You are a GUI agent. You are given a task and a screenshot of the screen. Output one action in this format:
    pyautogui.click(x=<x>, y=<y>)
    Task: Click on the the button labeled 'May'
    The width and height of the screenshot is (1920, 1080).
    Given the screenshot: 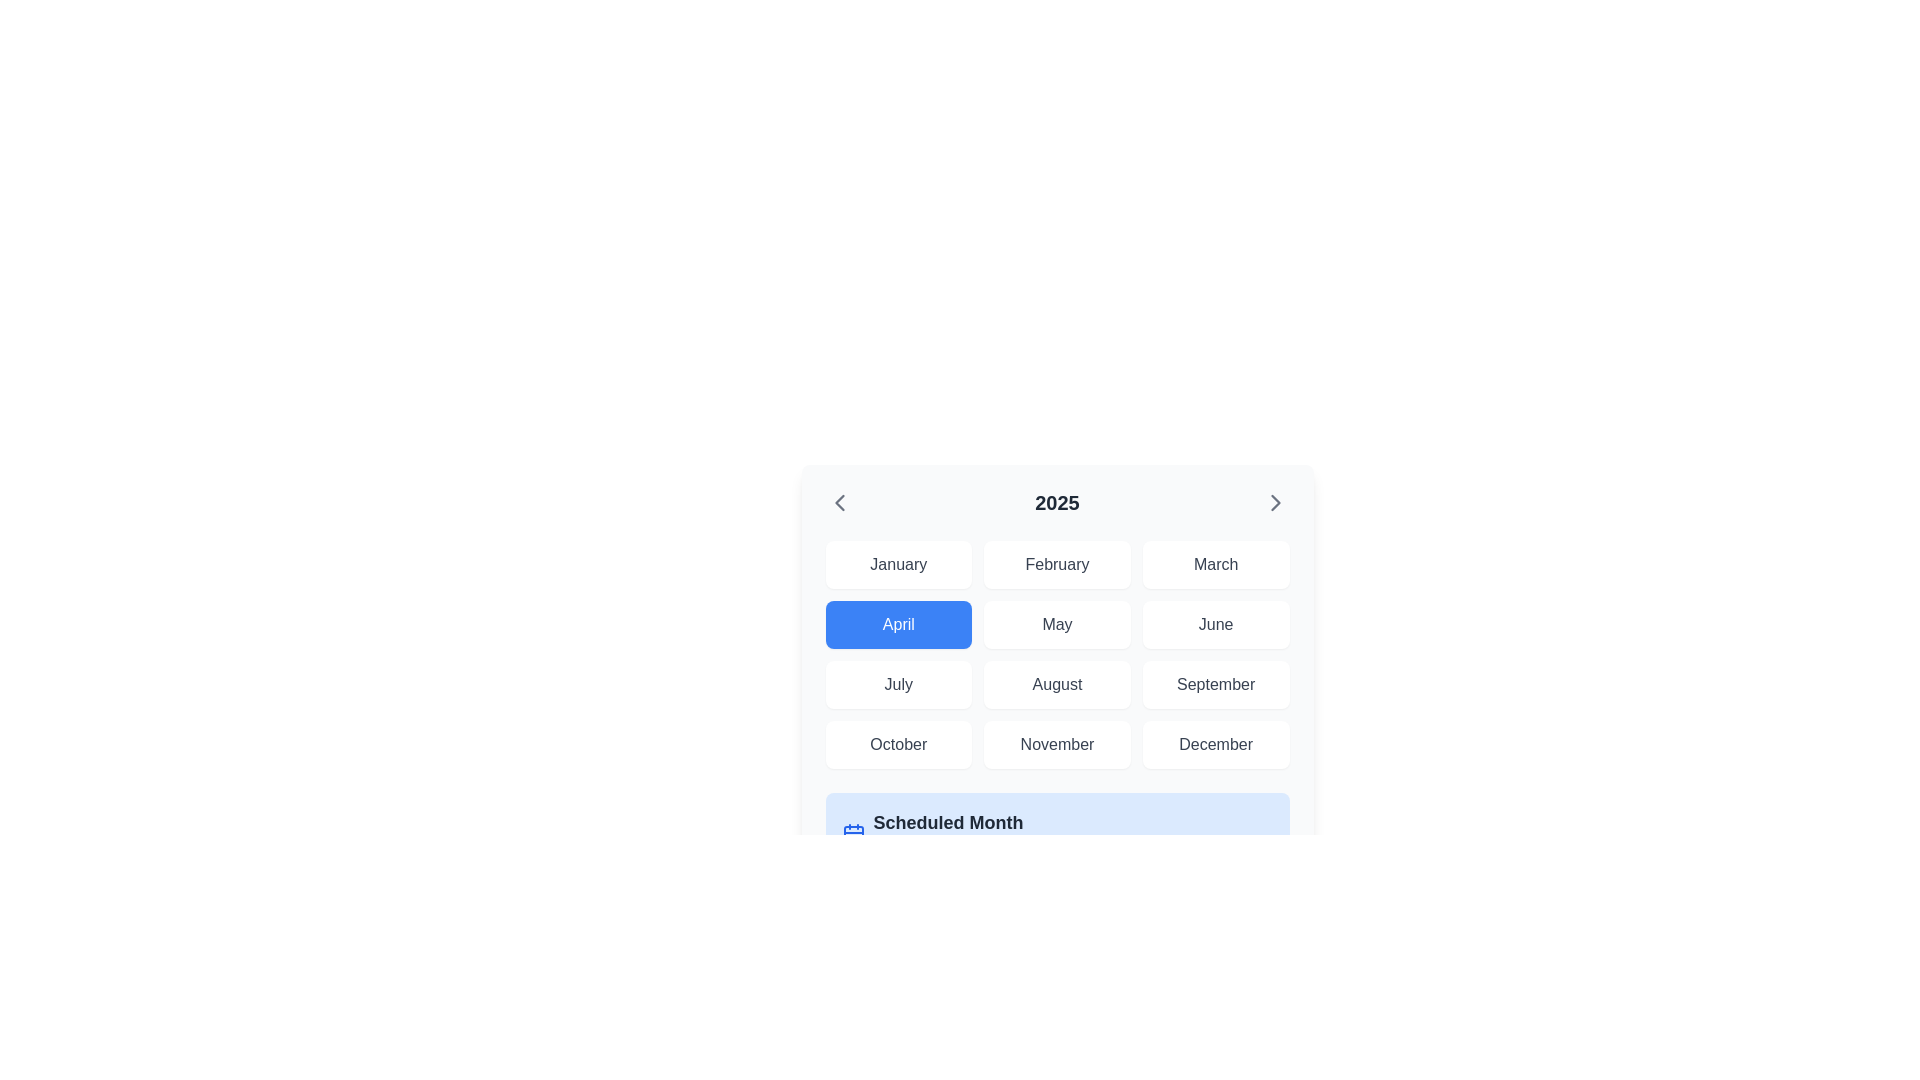 What is the action you would take?
    pyautogui.click(x=1056, y=623)
    